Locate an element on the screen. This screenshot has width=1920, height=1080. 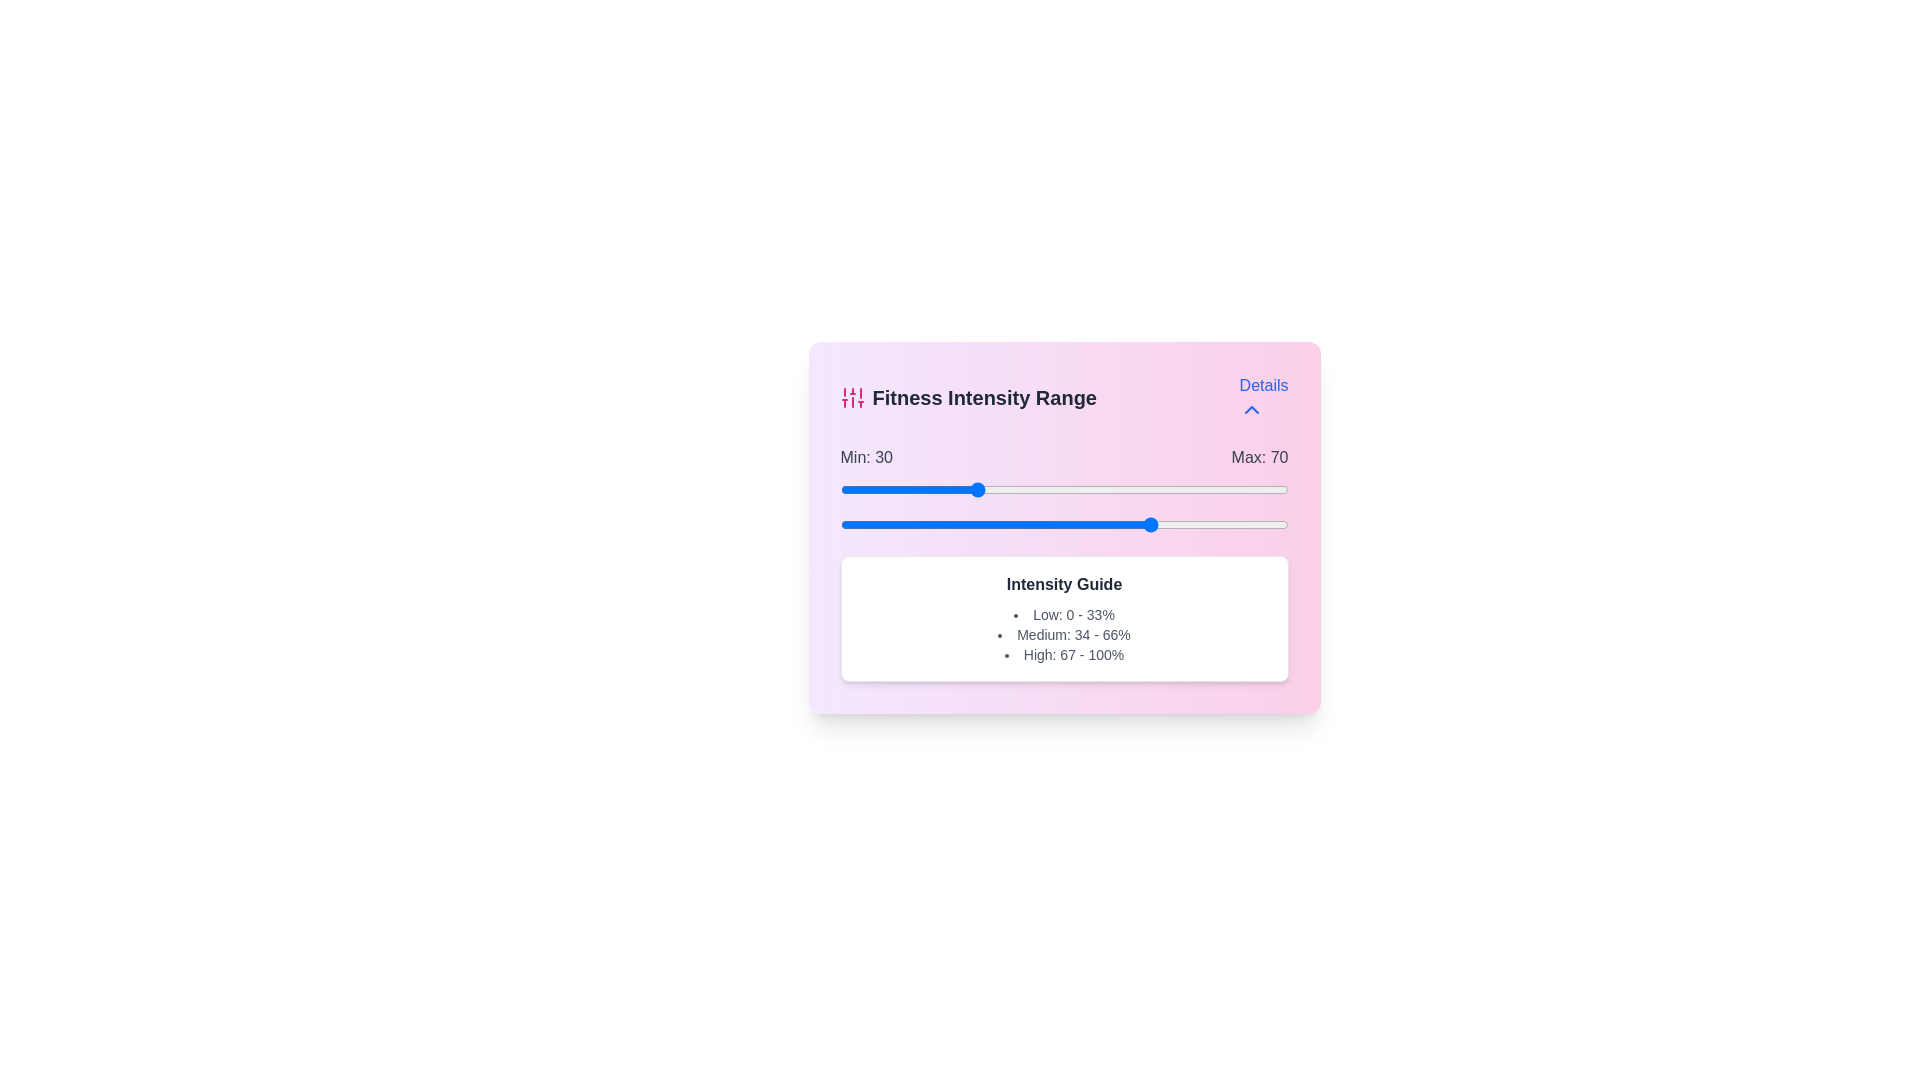
the minimum intensity slider to 3 percent is located at coordinates (854, 489).